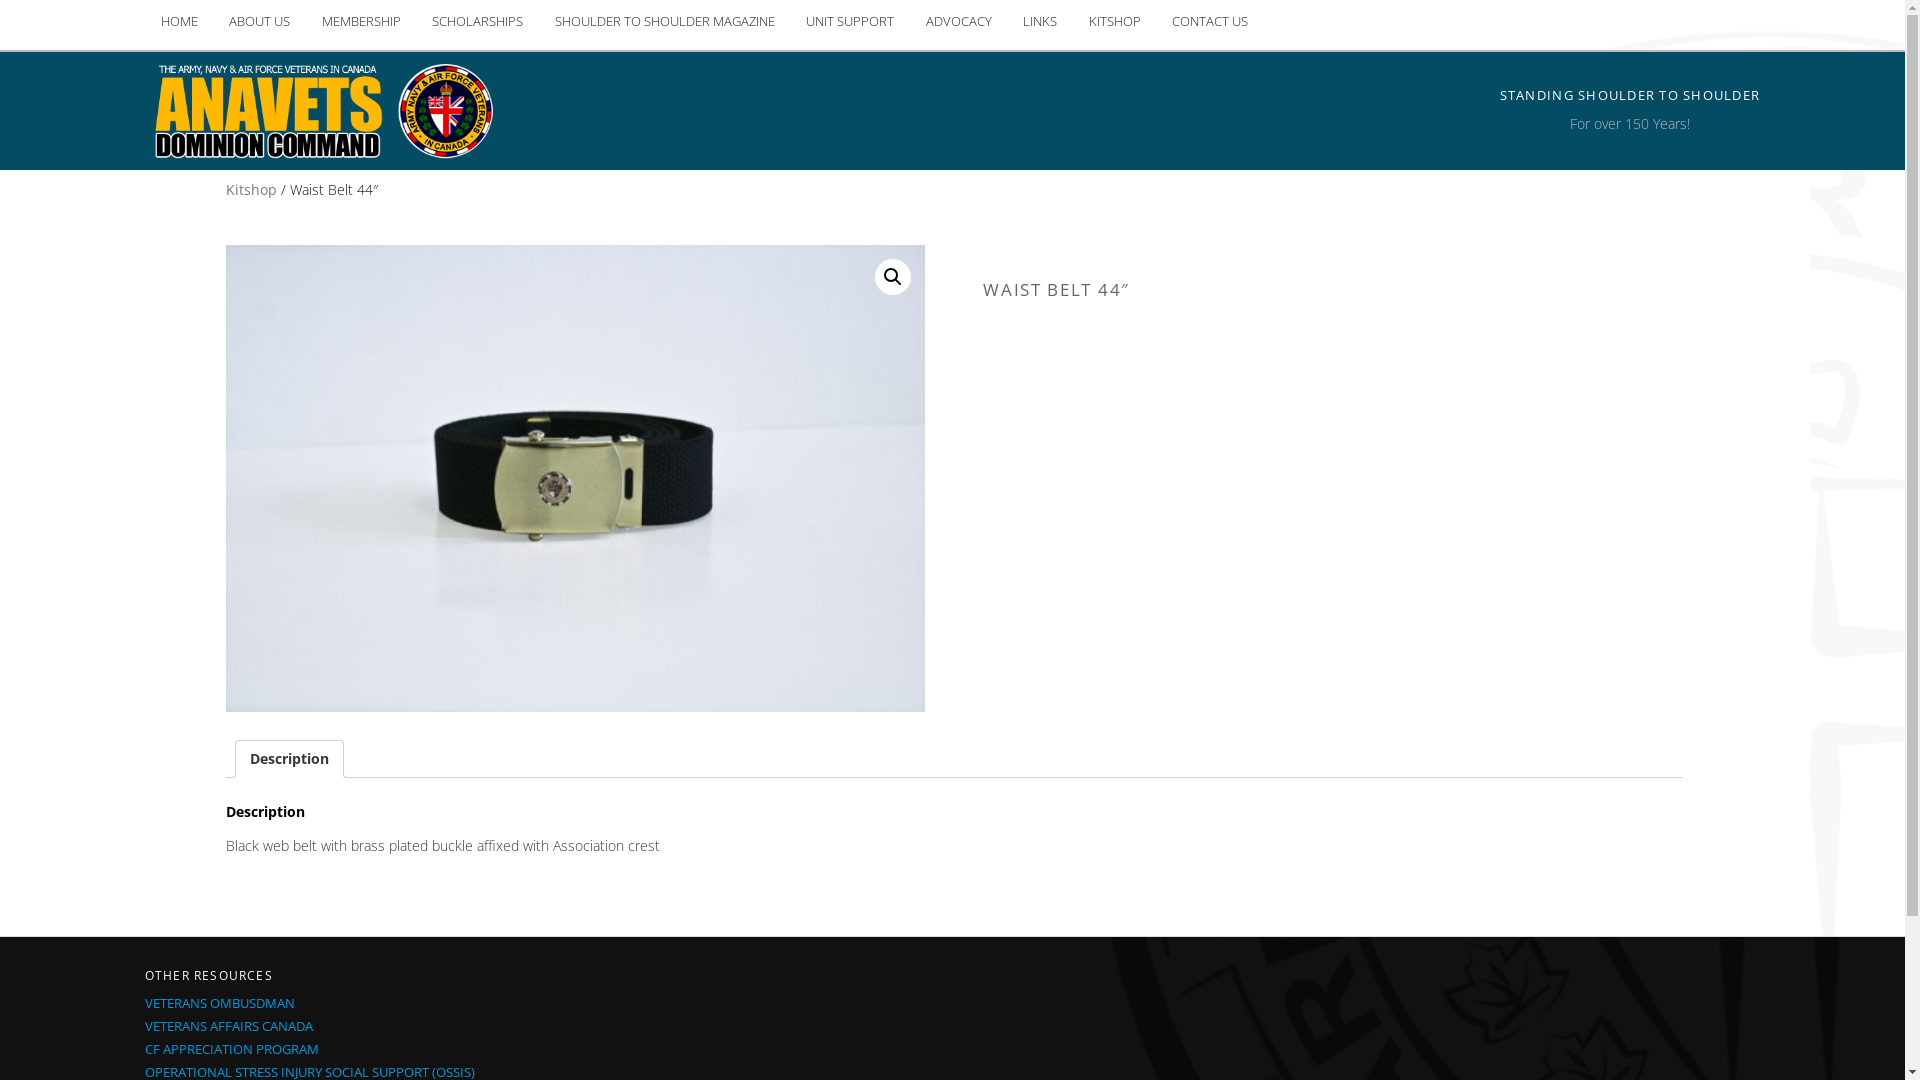 This screenshot has height=1080, width=1920. I want to click on 'SHOULDER TO SHOULDER MAGAZINE', so click(538, 21).